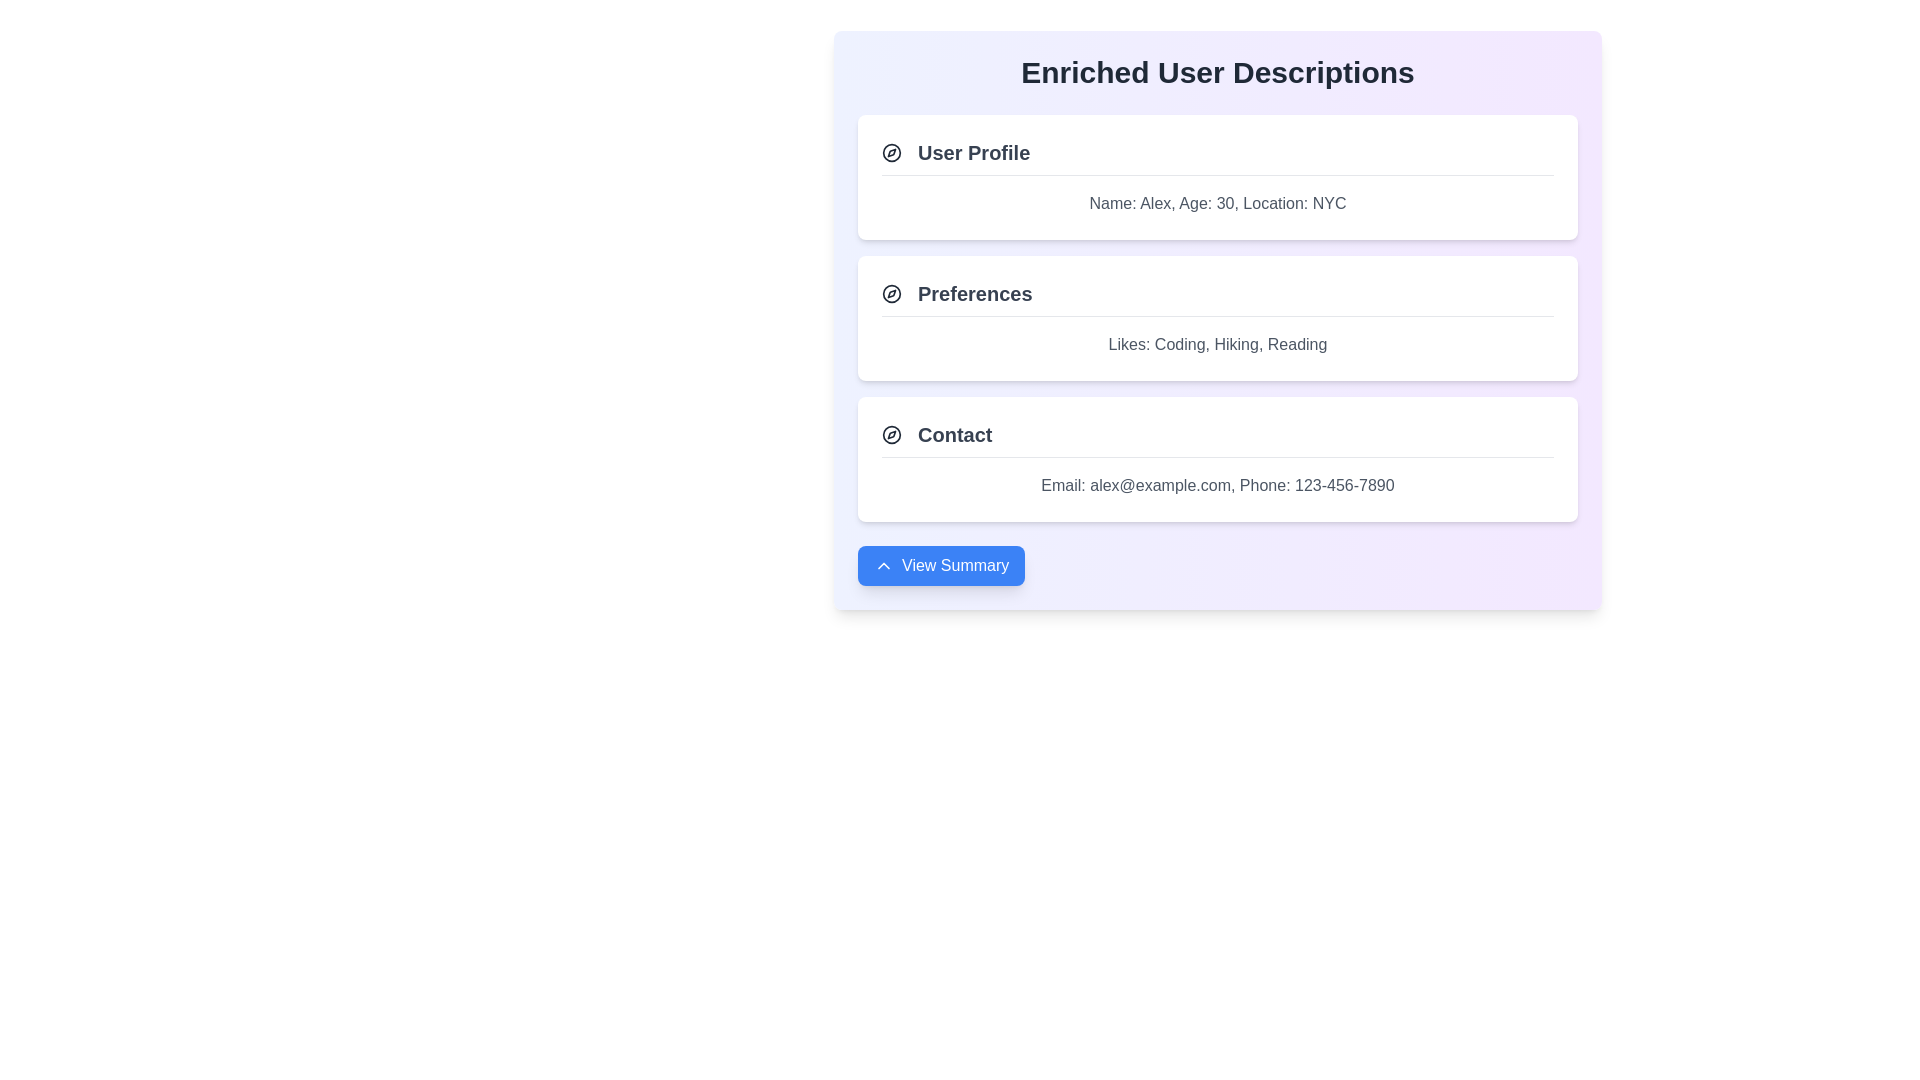 This screenshot has height=1080, width=1920. Describe the element at coordinates (891, 293) in the screenshot. I see `the compass icon located at the left side of the 'Preferences' section, which symbolizes navigation or categorization related to user preferences` at that location.